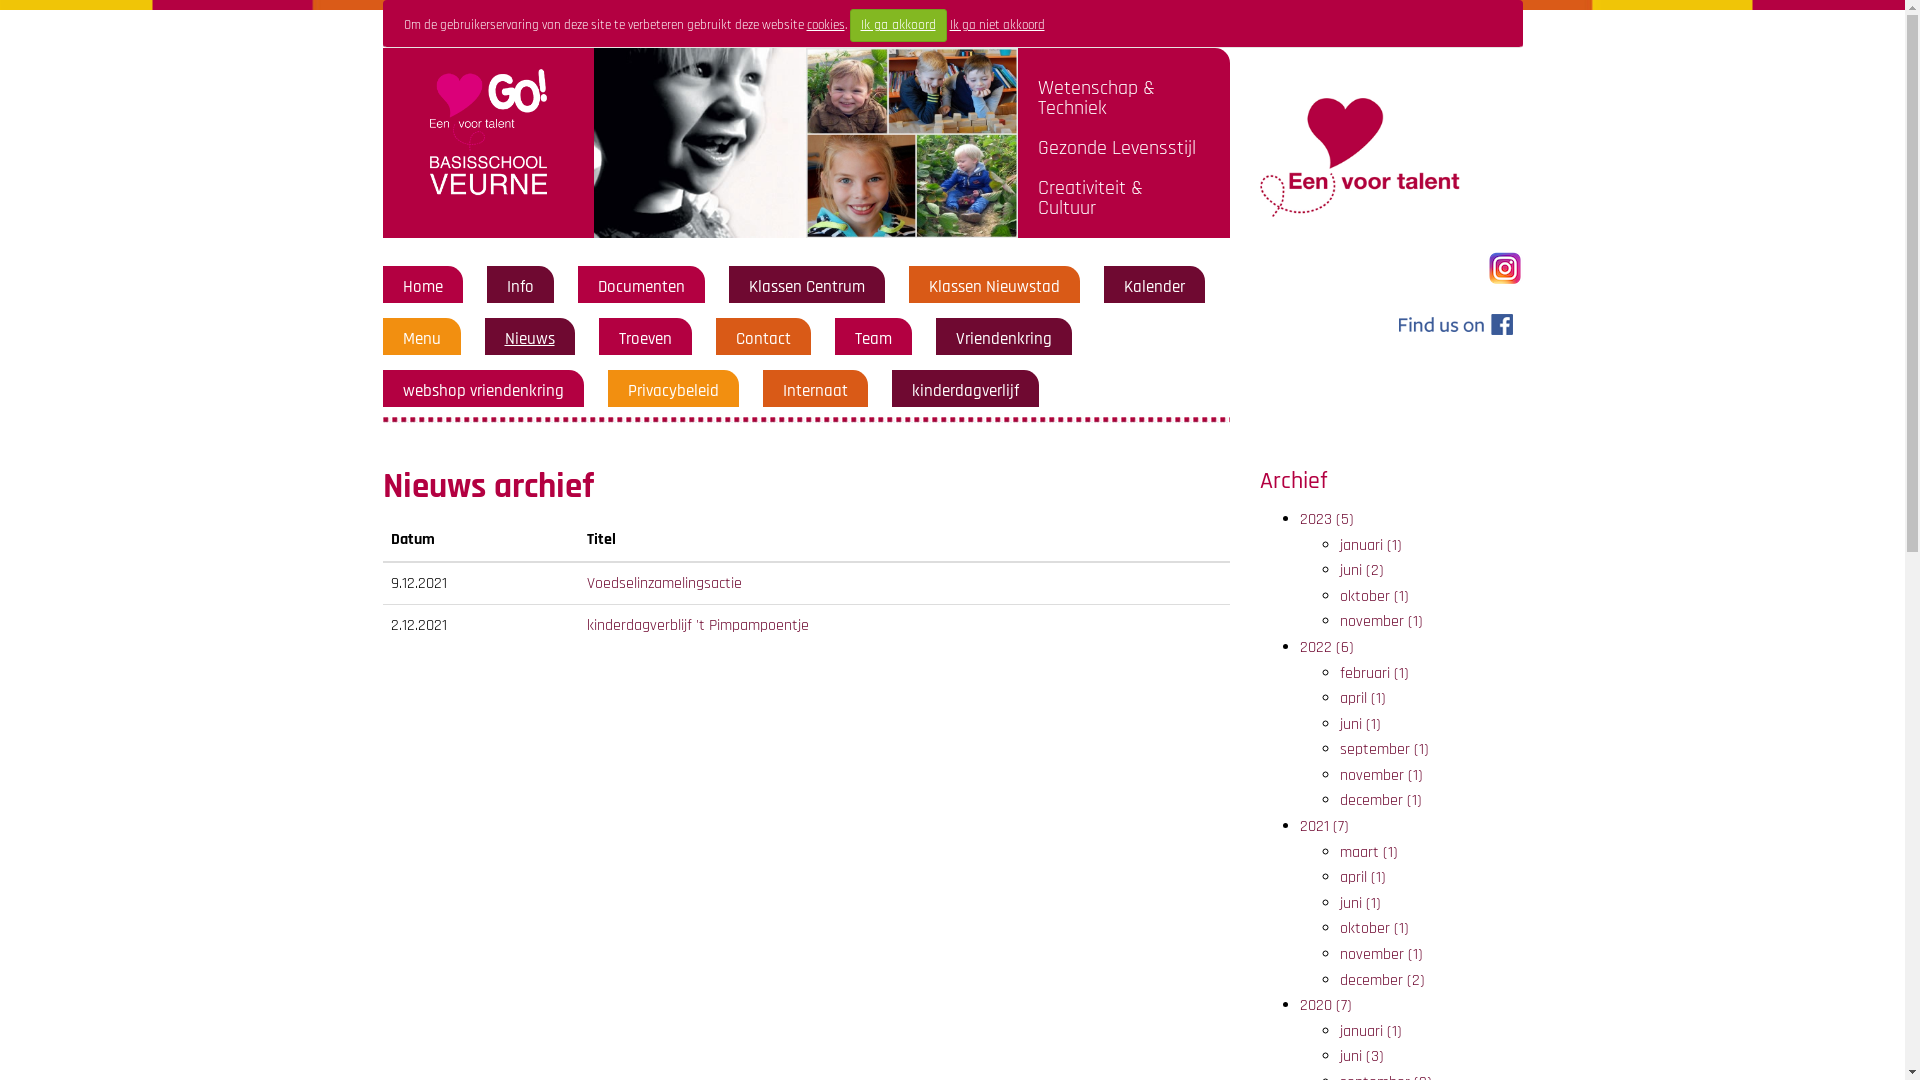 The width and height of the screenshot is (1920, 1080). Describe the element at coordinates (1370, 545) in the screenshot. I see `'januari (1)'` at that location.